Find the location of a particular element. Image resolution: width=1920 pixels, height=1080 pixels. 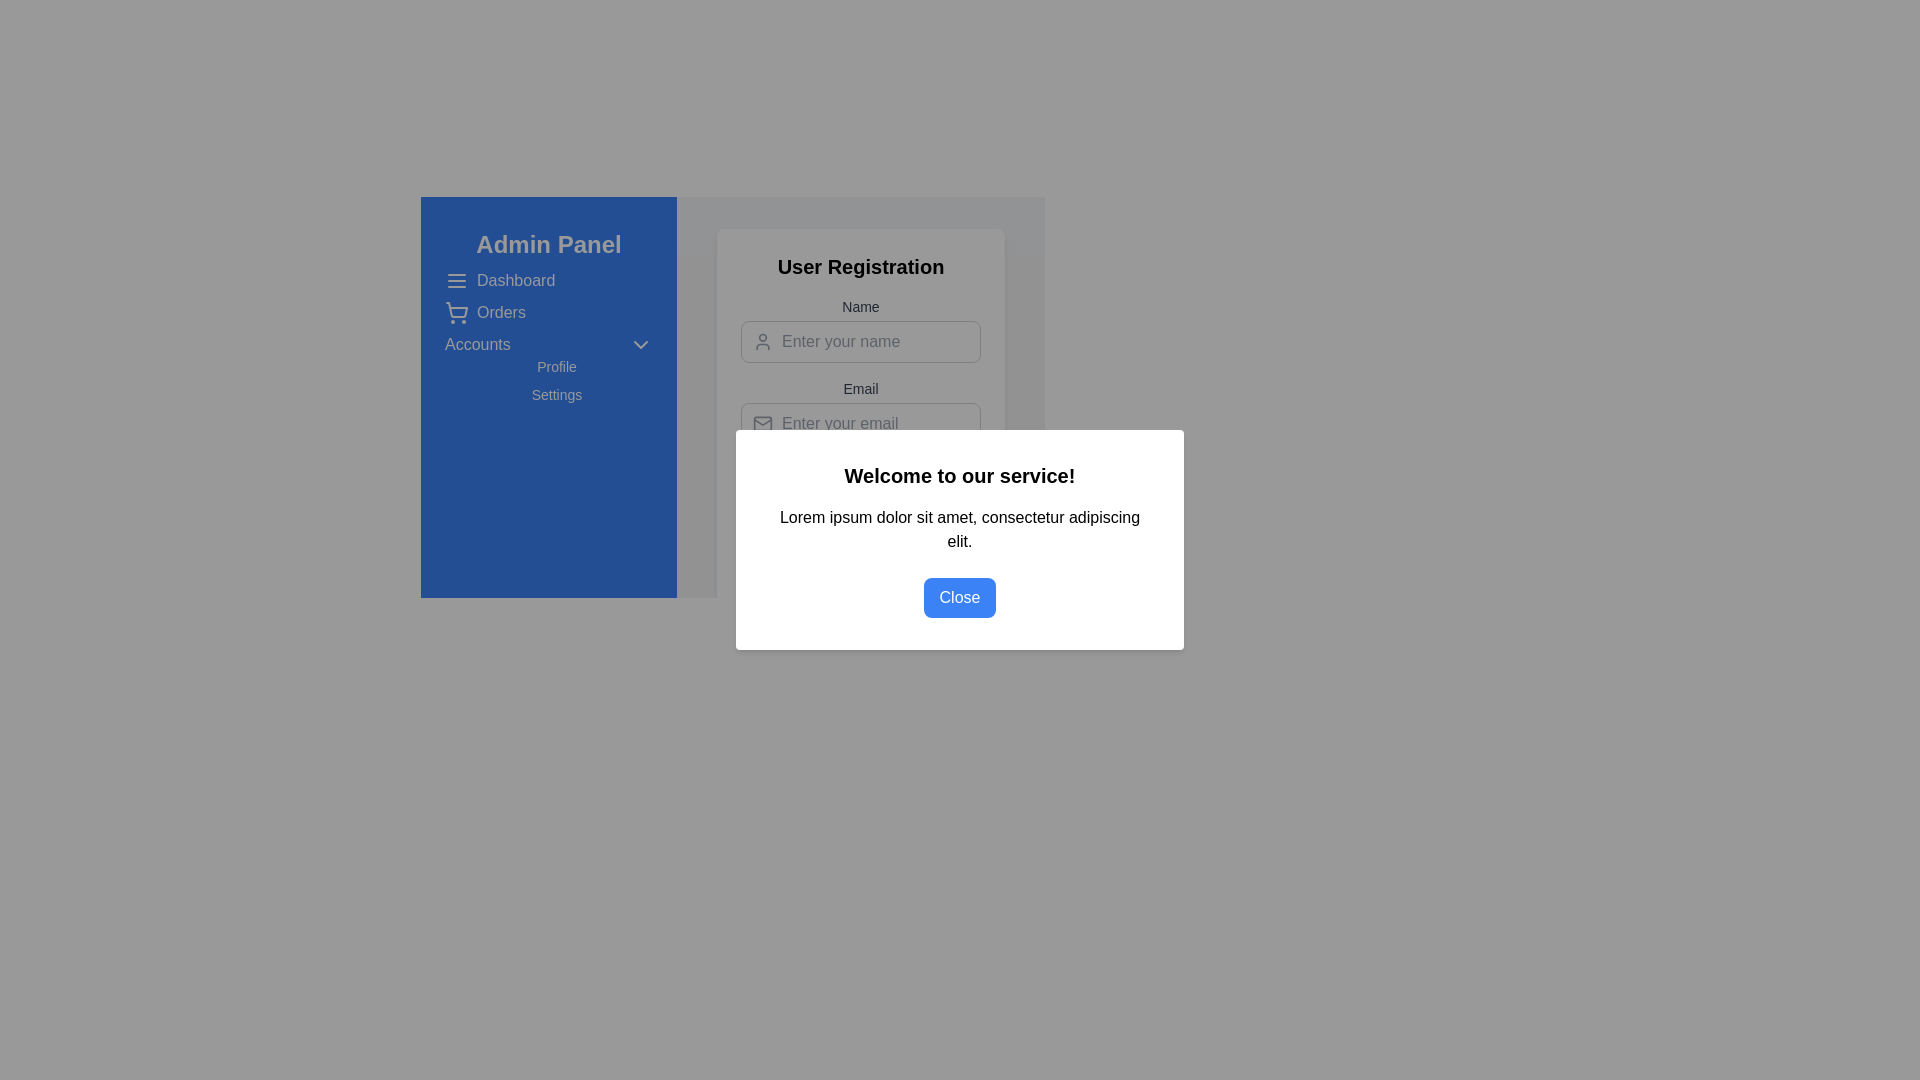

the 'Profile' option in the Navigation menu item cluster located in the blue-themed sidebar under the 'Accounts' header is located at coordinates (556, 381).